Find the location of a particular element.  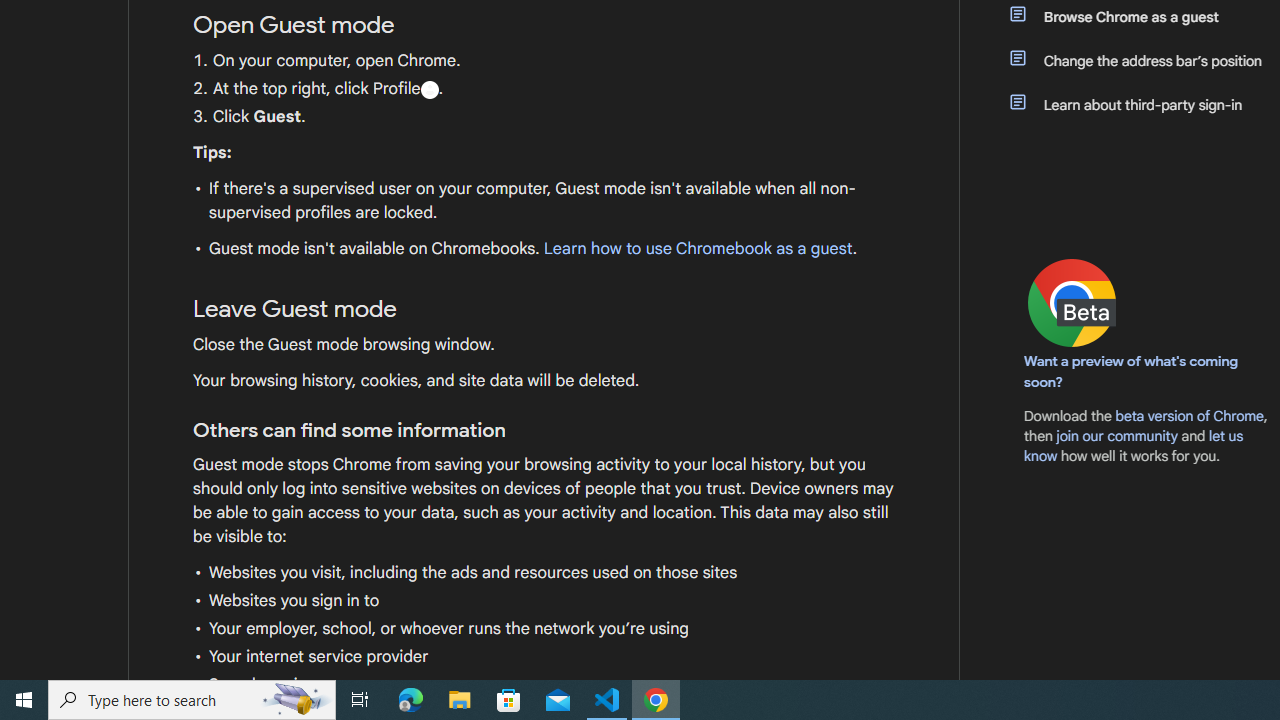

'beta version of Chrome' is located at coordinates (1189, 414).